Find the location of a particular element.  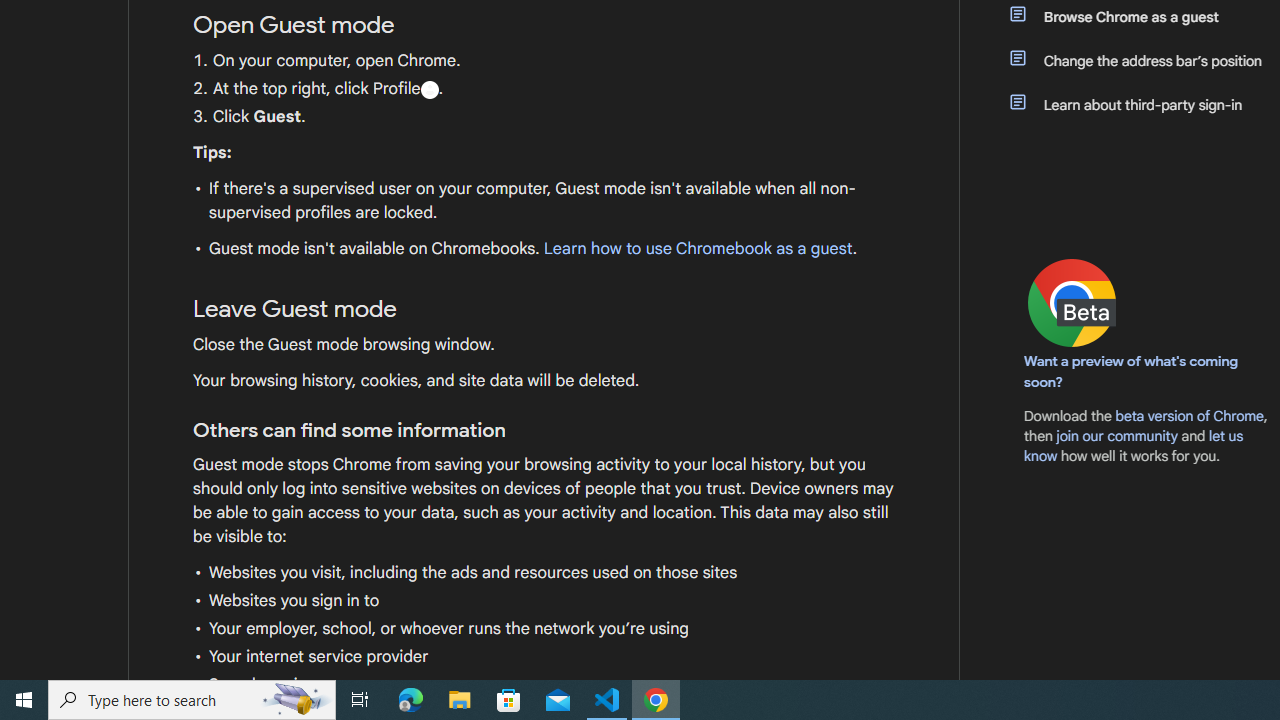

'beta version of Chrome' is located at coordinates (1189, 414).